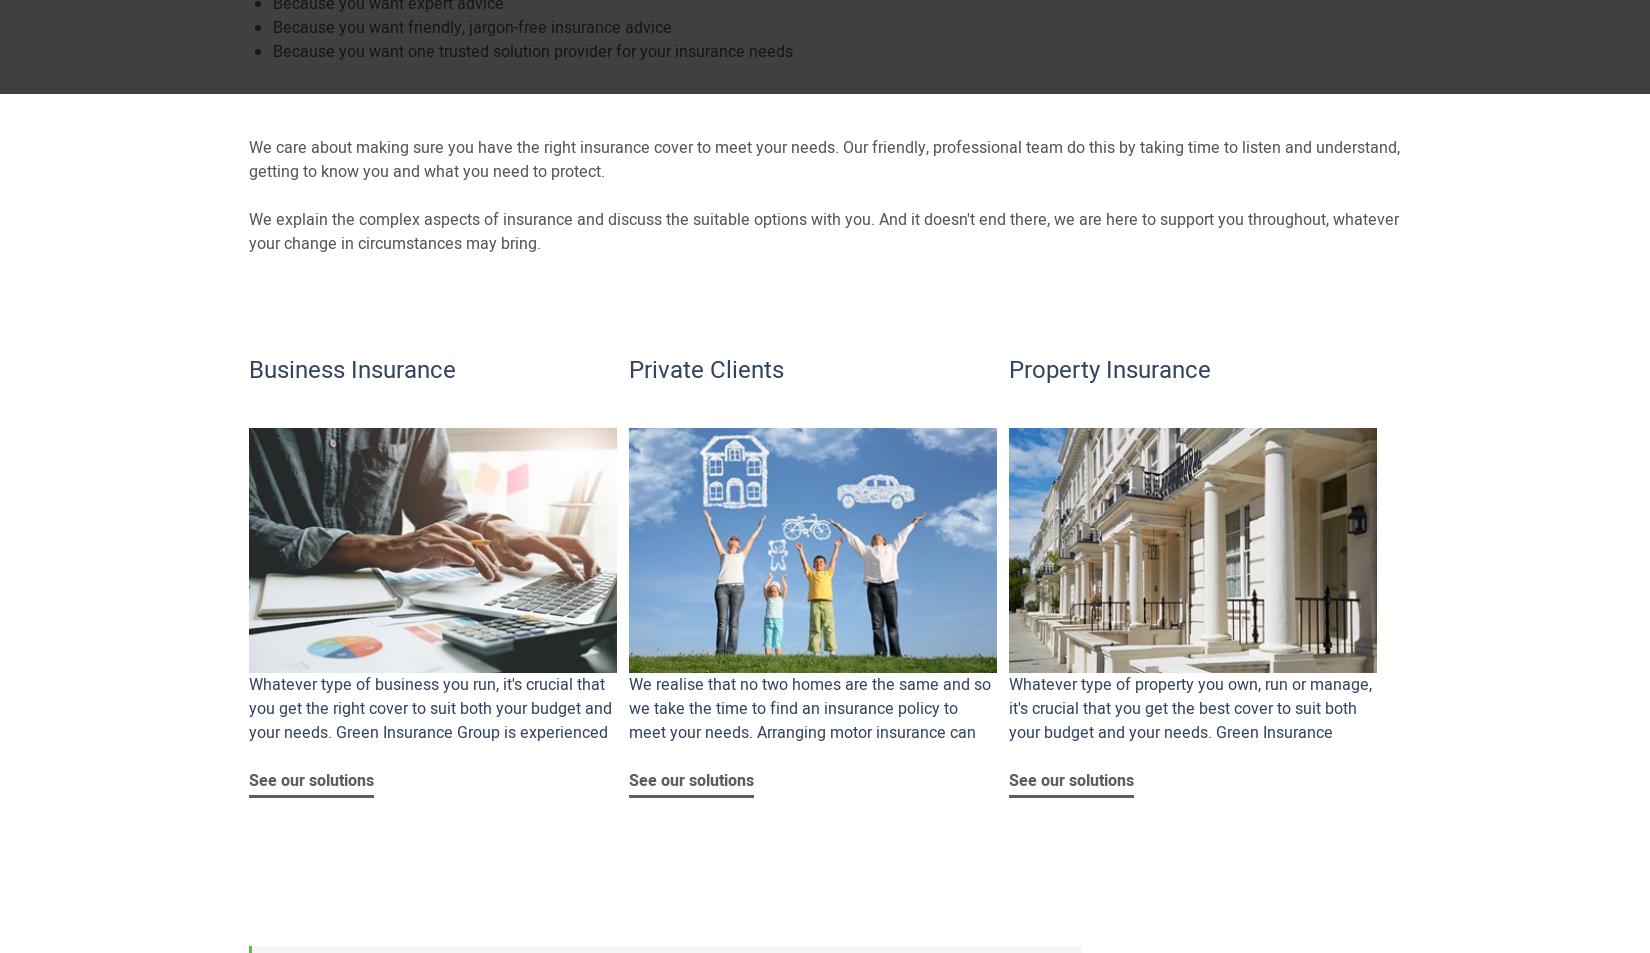 This screenshot has width=1650, height=953. What do you see at coordinates (823, 230) in the screenshot?
I see `'We explain the complex aspects of insurance and discuss the suitable options with you. And it doesn't end there, we are here to support you throughout, whatever your change in circumstances may bring.'` at bounding box center [823, 230].